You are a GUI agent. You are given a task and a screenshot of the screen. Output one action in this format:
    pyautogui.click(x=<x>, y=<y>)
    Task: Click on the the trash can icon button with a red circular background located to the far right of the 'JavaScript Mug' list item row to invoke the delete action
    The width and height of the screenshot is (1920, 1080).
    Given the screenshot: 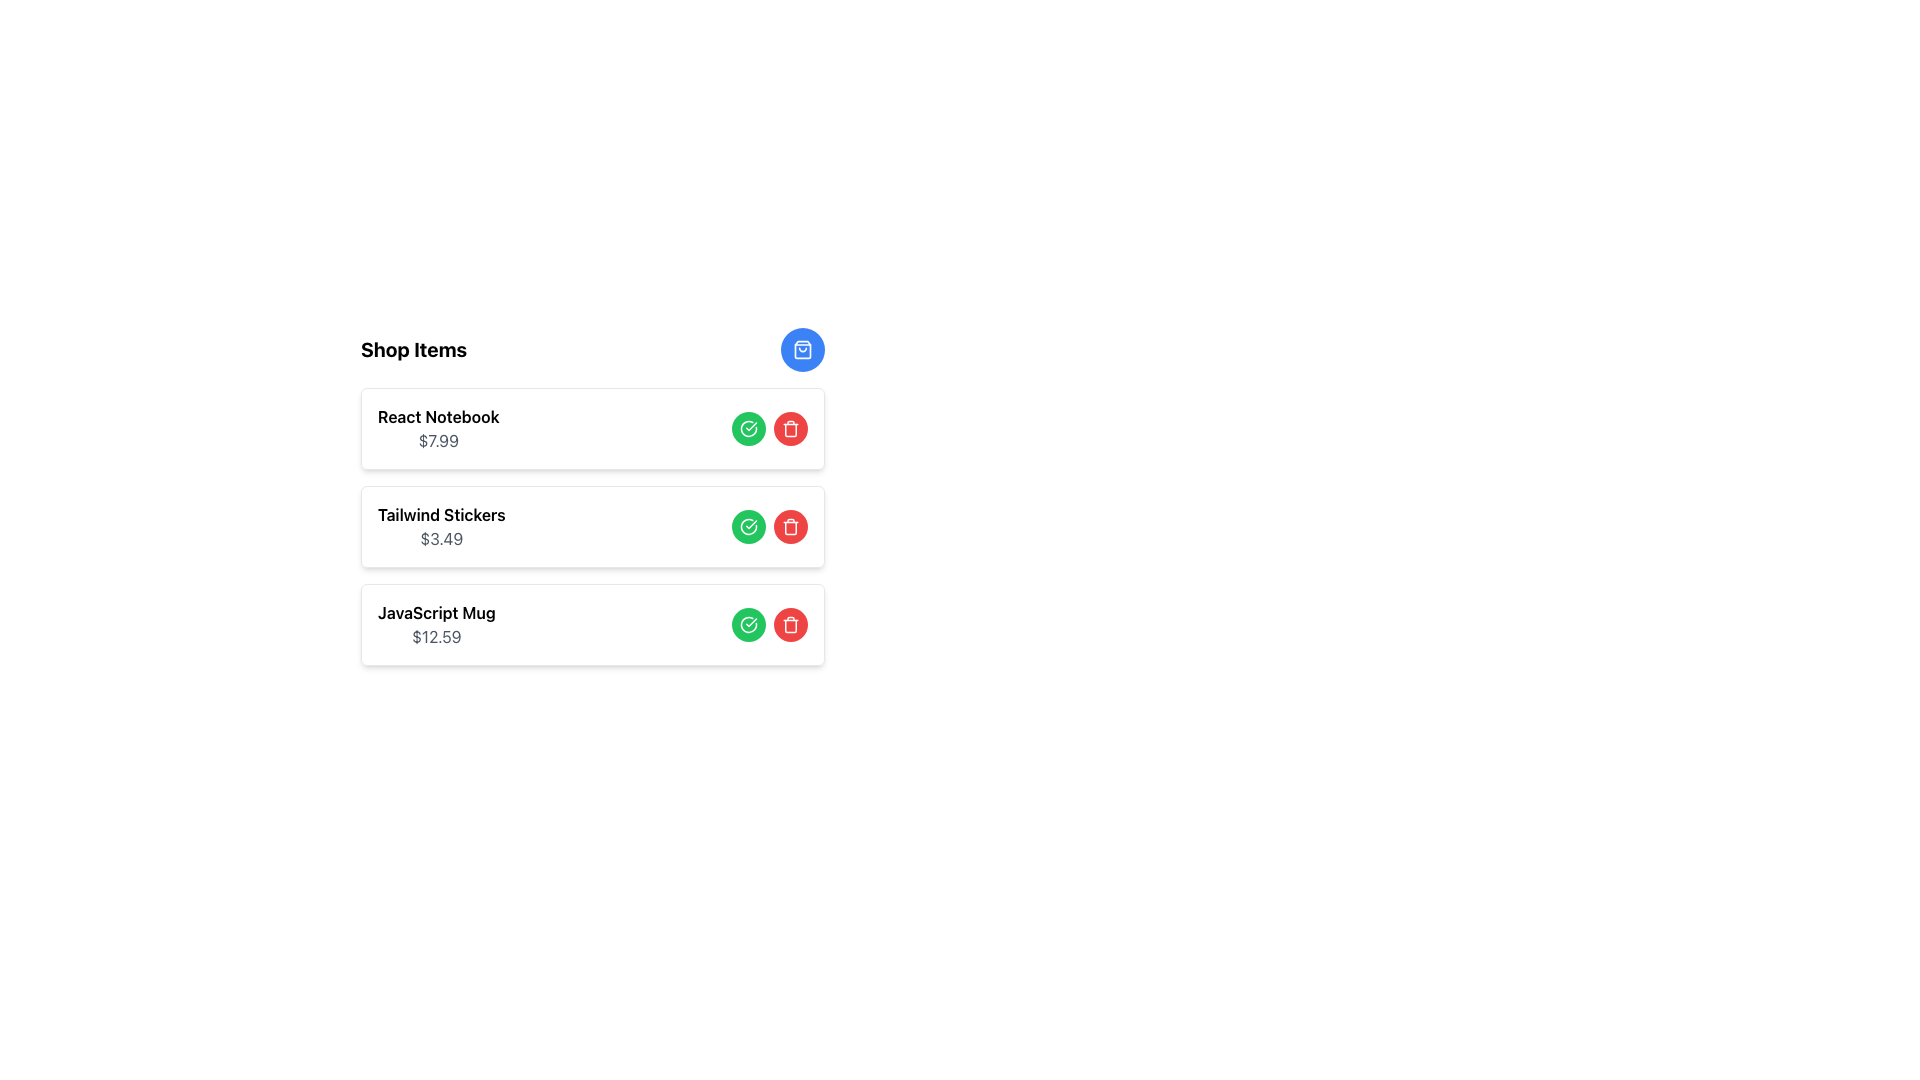 What is the action you would take?
    pyautogui.click(x=790, y=623)
    